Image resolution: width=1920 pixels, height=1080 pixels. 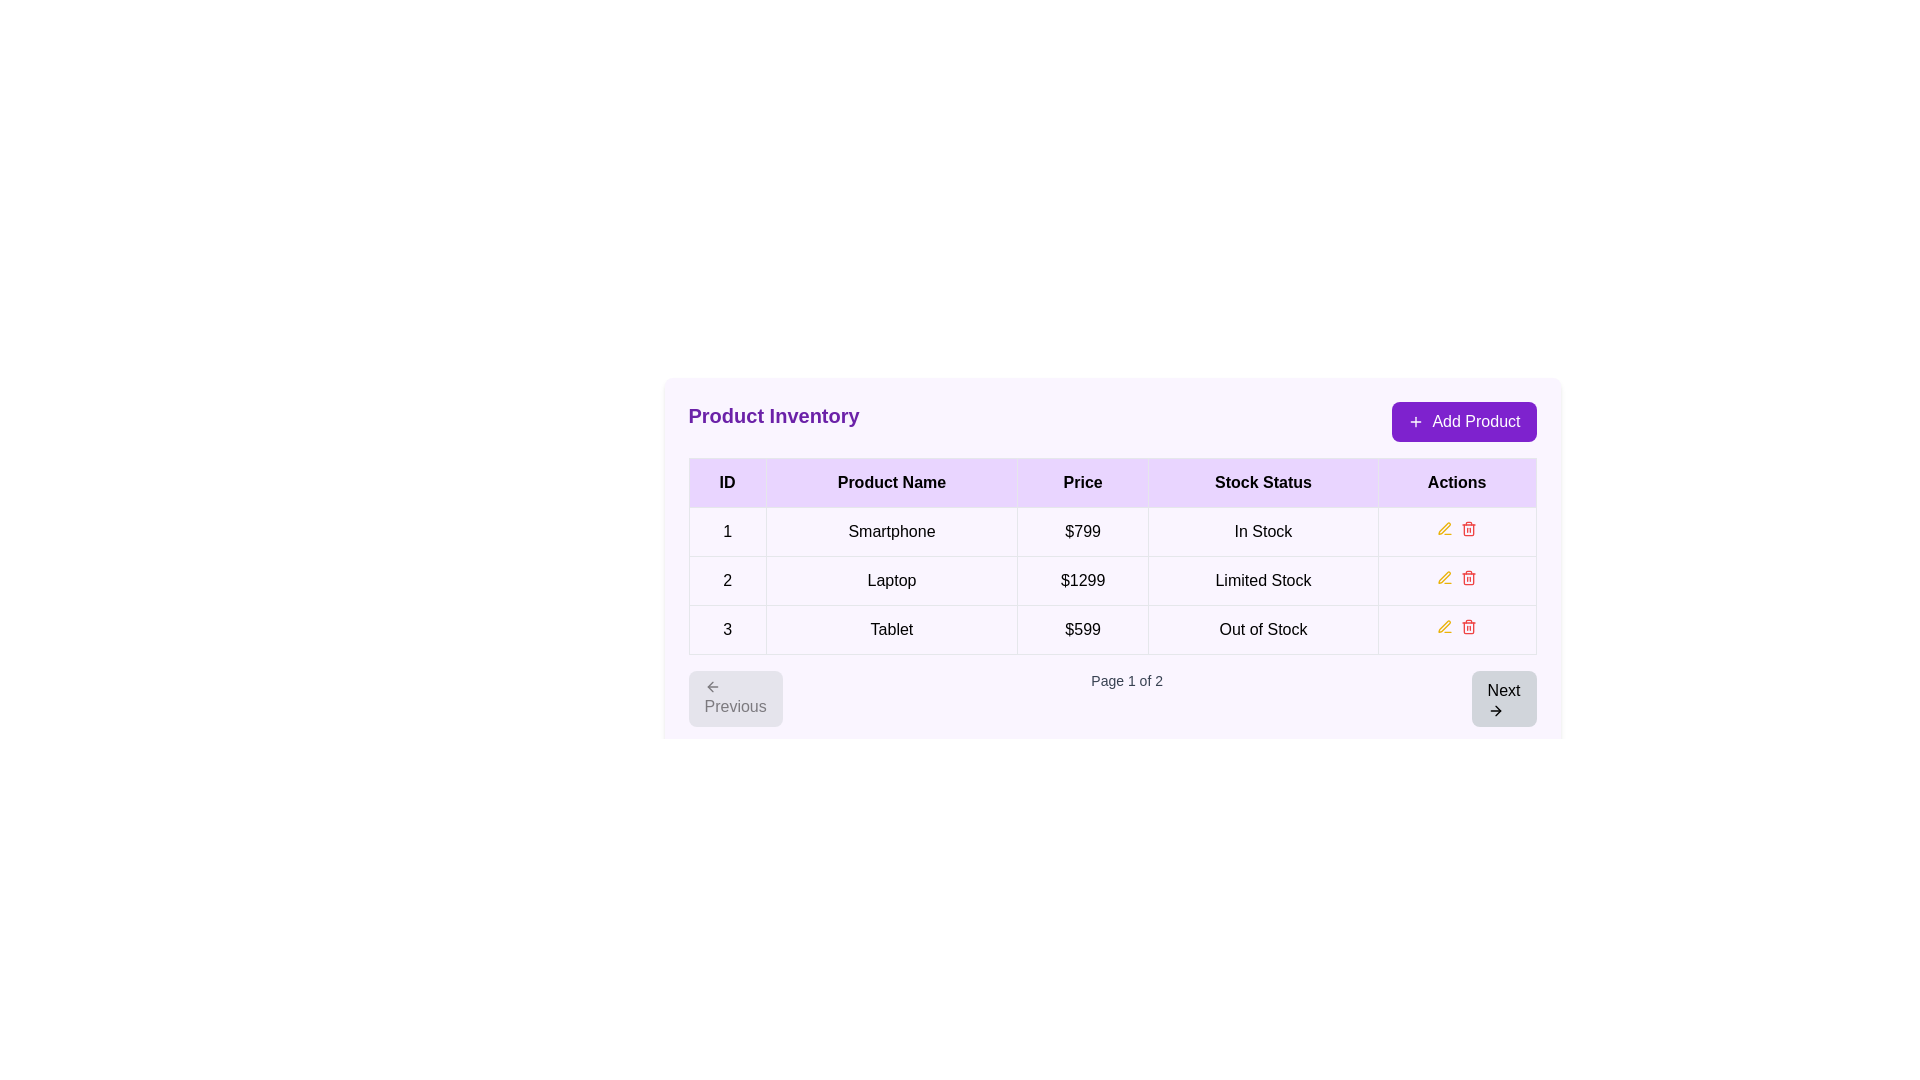 I want to click on the 'Previous' button which contains the left-pointing arrow SVG icon located at the bottom-left corner of the interface, so click(x=710, y=685).